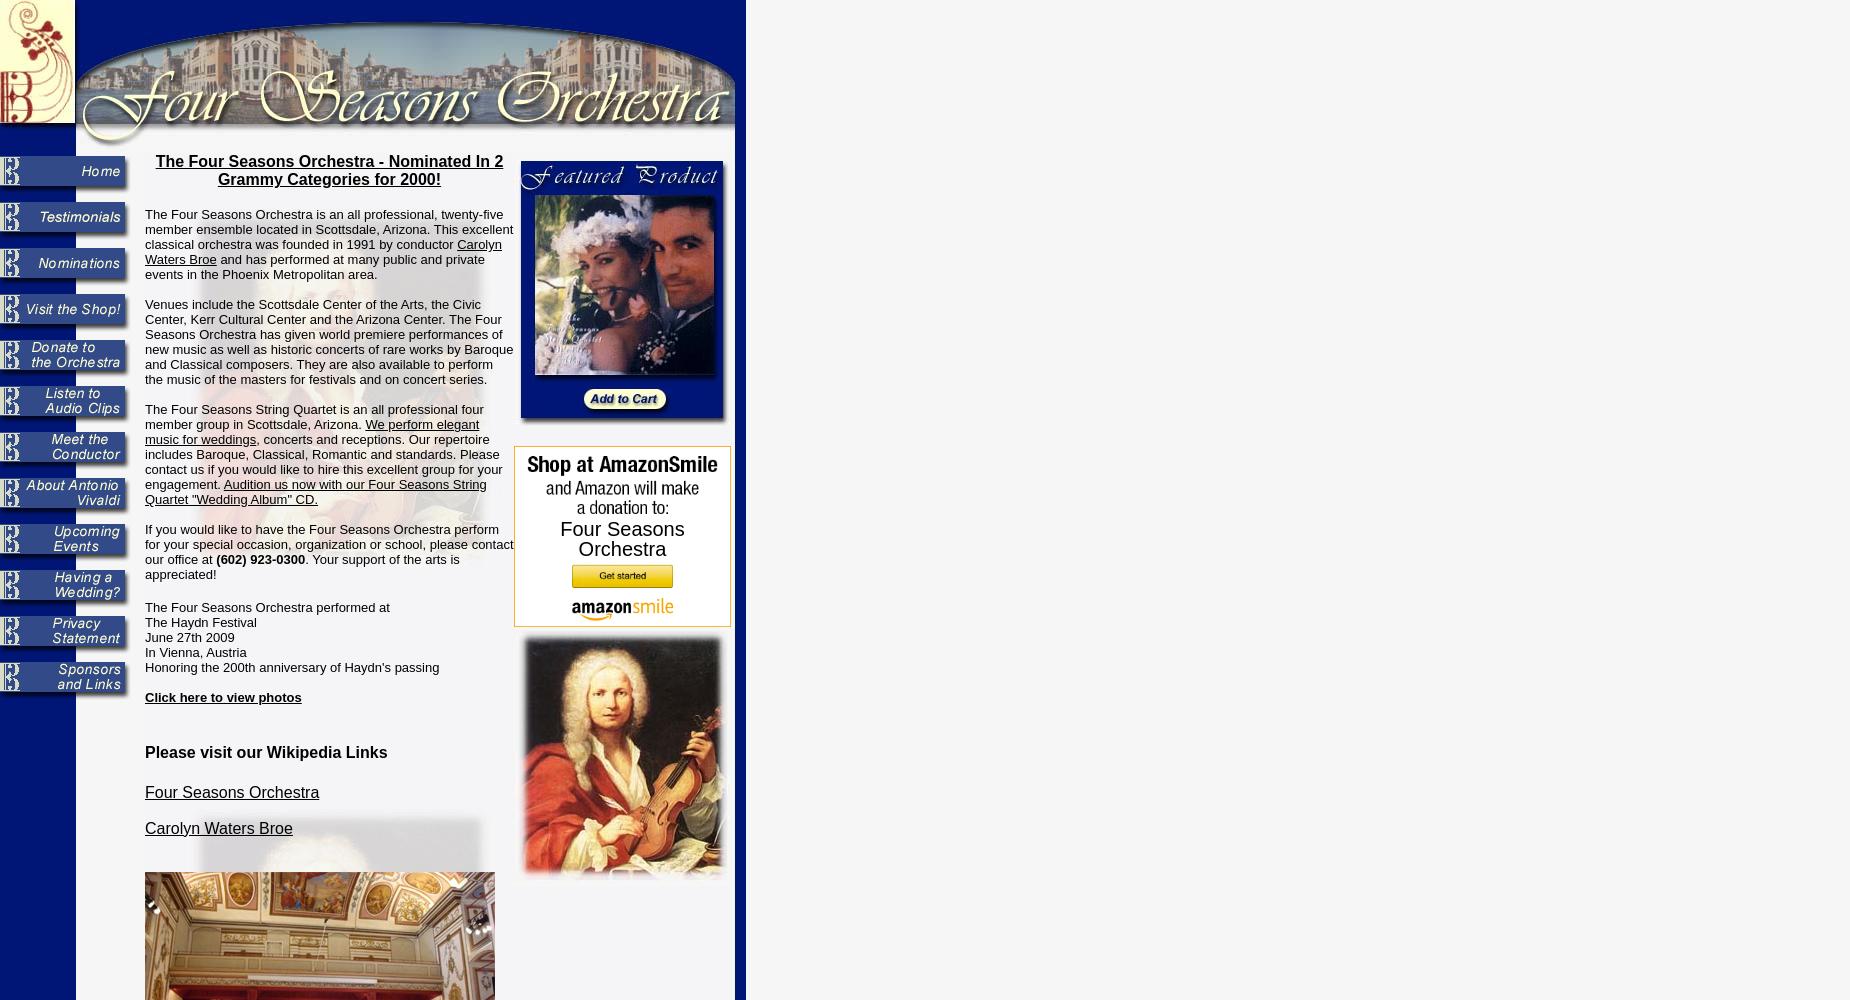 This screenshot has width=1850, height=1000. Describe the element at coordinates (144, 252) in the screenshot. I see `'Carolyn 

                  Waters Broe'` at that location.